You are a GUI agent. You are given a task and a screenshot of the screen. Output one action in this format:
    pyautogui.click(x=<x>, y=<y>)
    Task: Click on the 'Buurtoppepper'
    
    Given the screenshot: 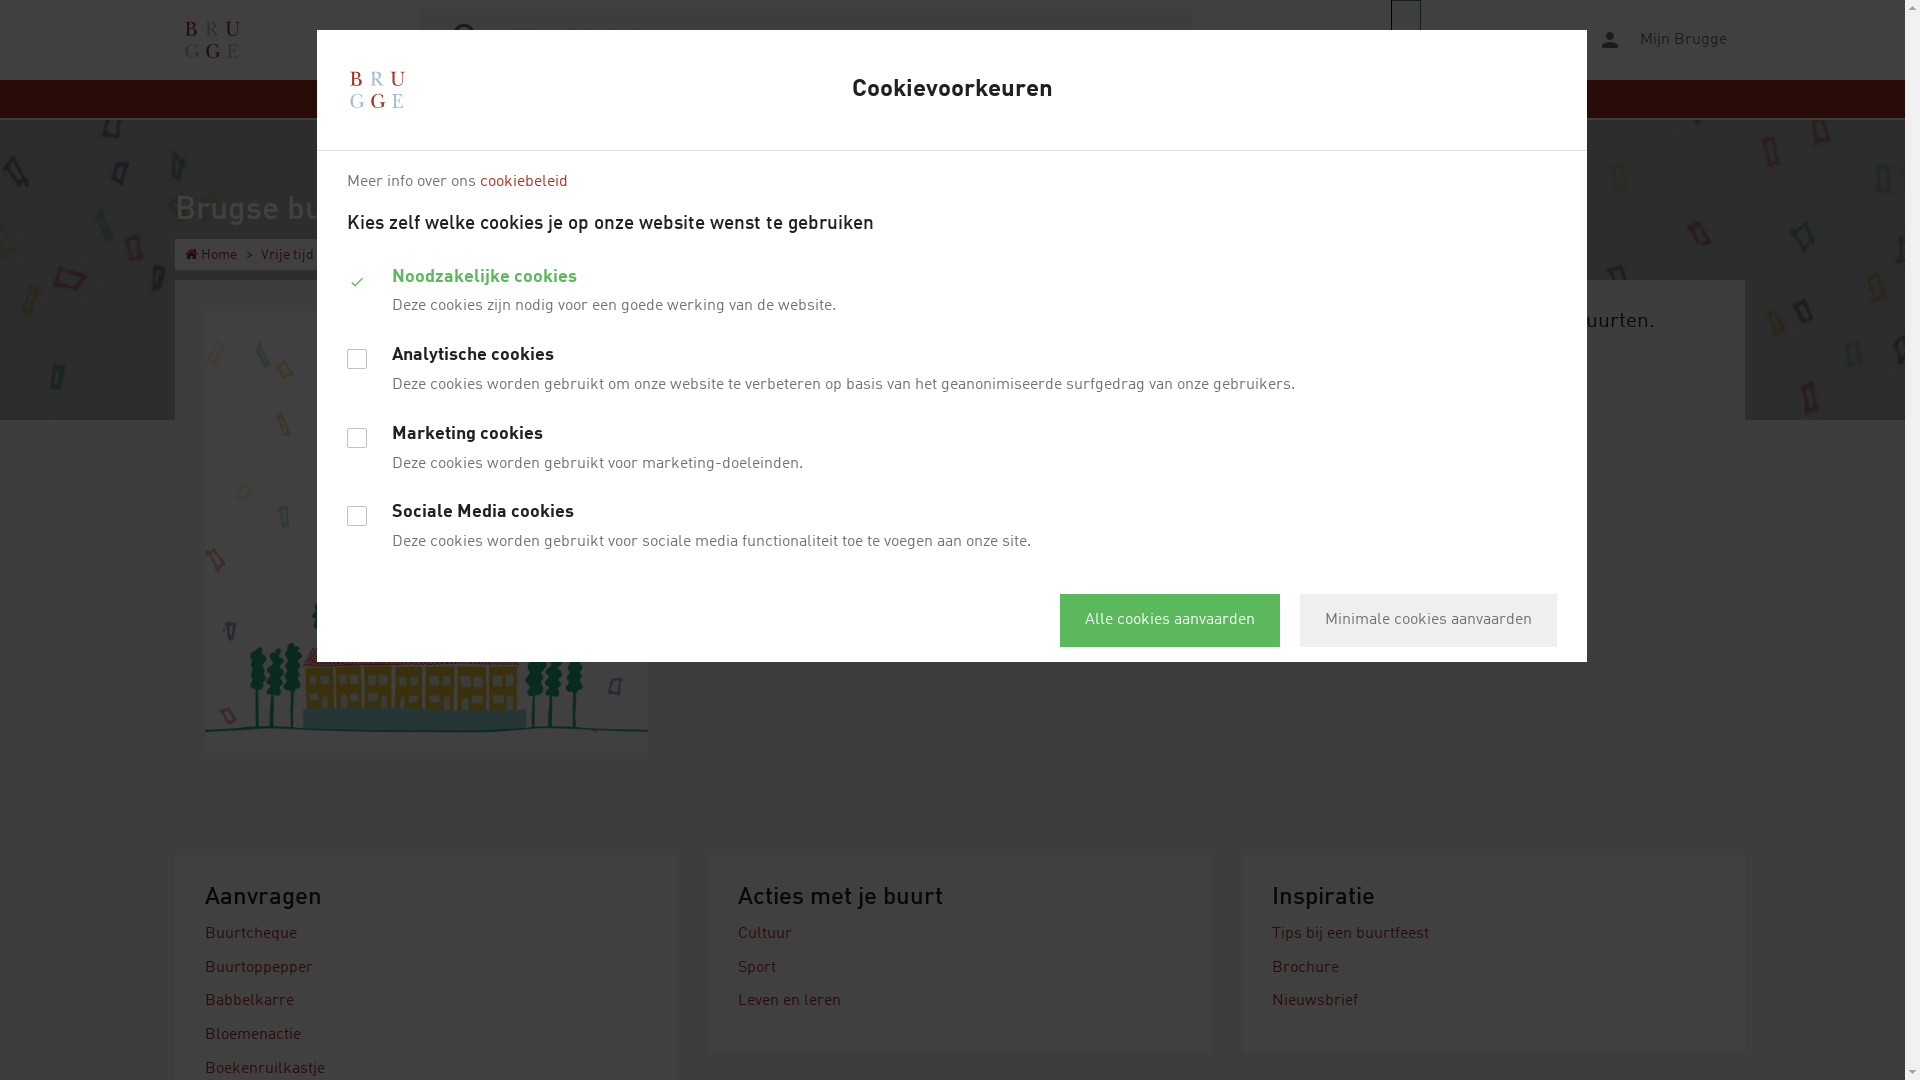 What is the action you would take?
    pyautogui.click(x=258, y=967)
    